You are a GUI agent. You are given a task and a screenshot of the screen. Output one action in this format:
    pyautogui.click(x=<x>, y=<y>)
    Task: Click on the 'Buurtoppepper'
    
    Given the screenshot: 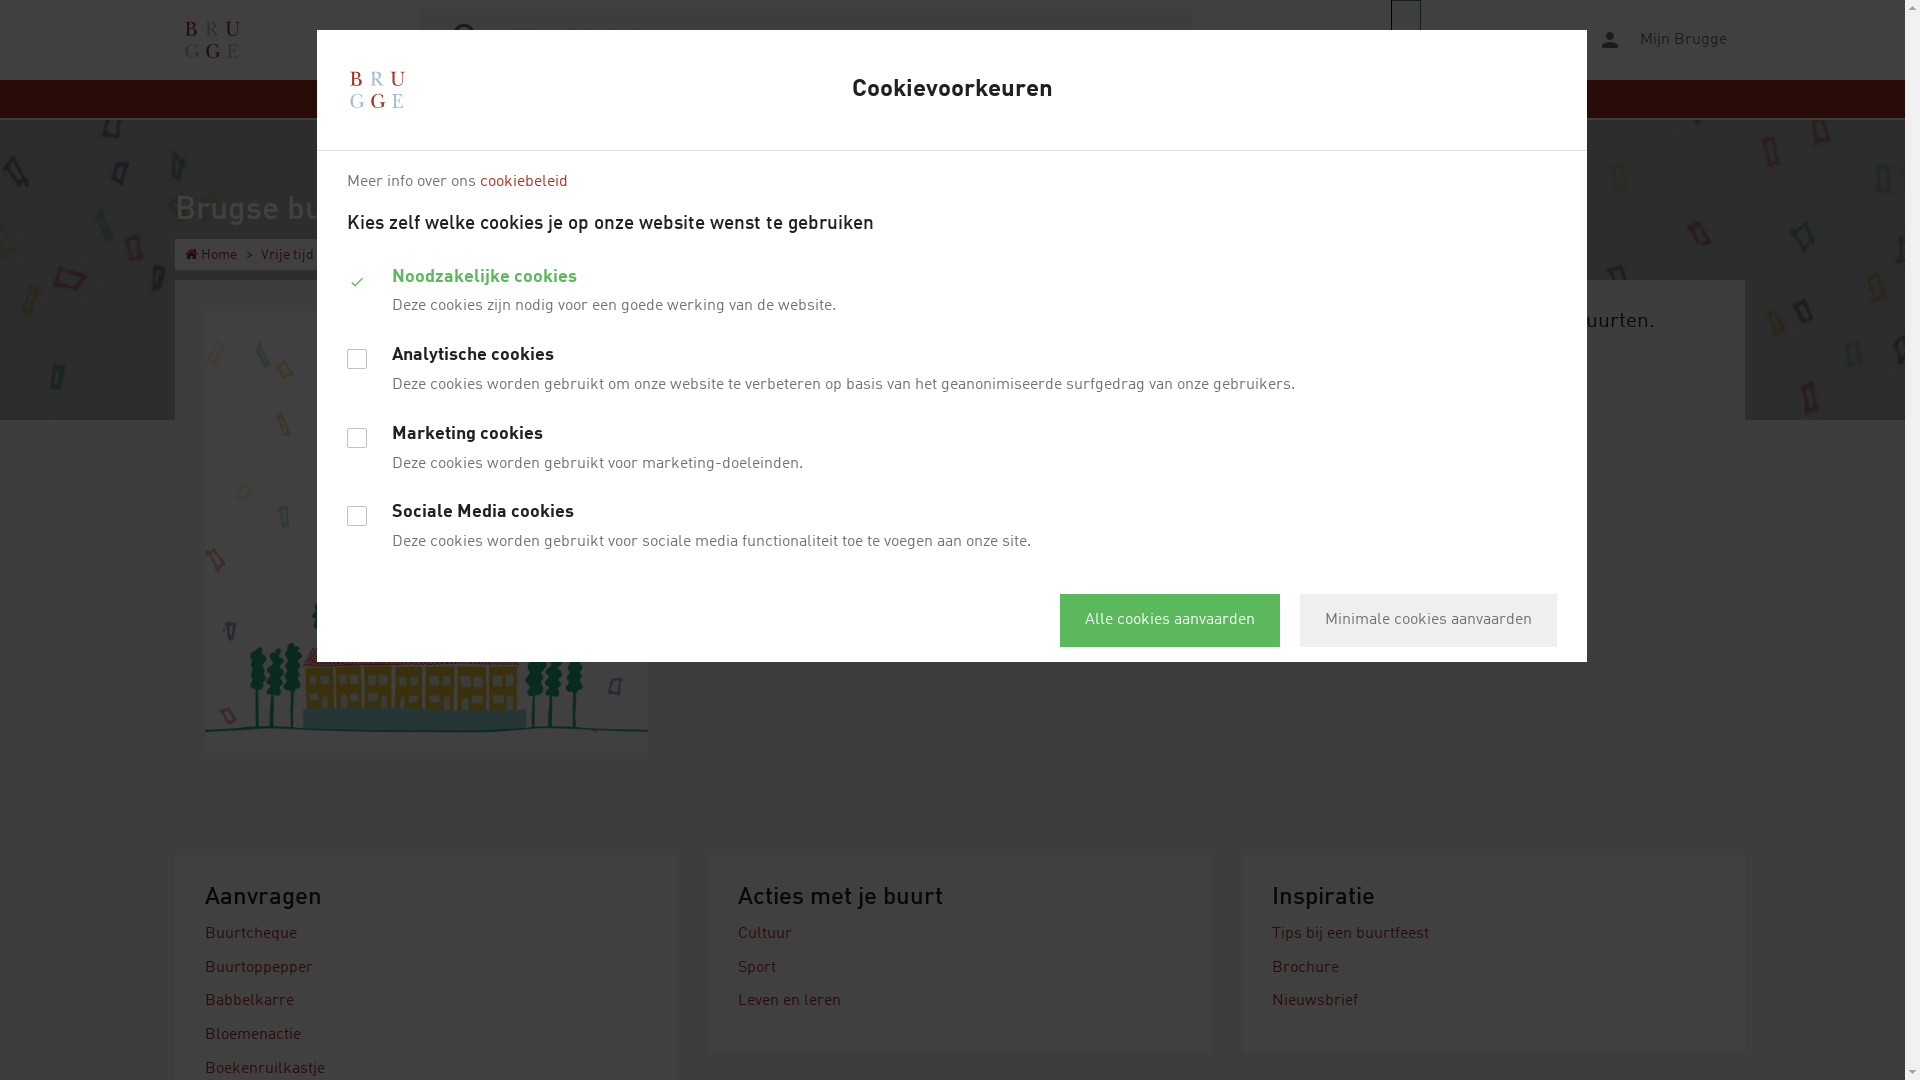 What is the action you would take?
    pyautogui.click(x=258, y=967)
    